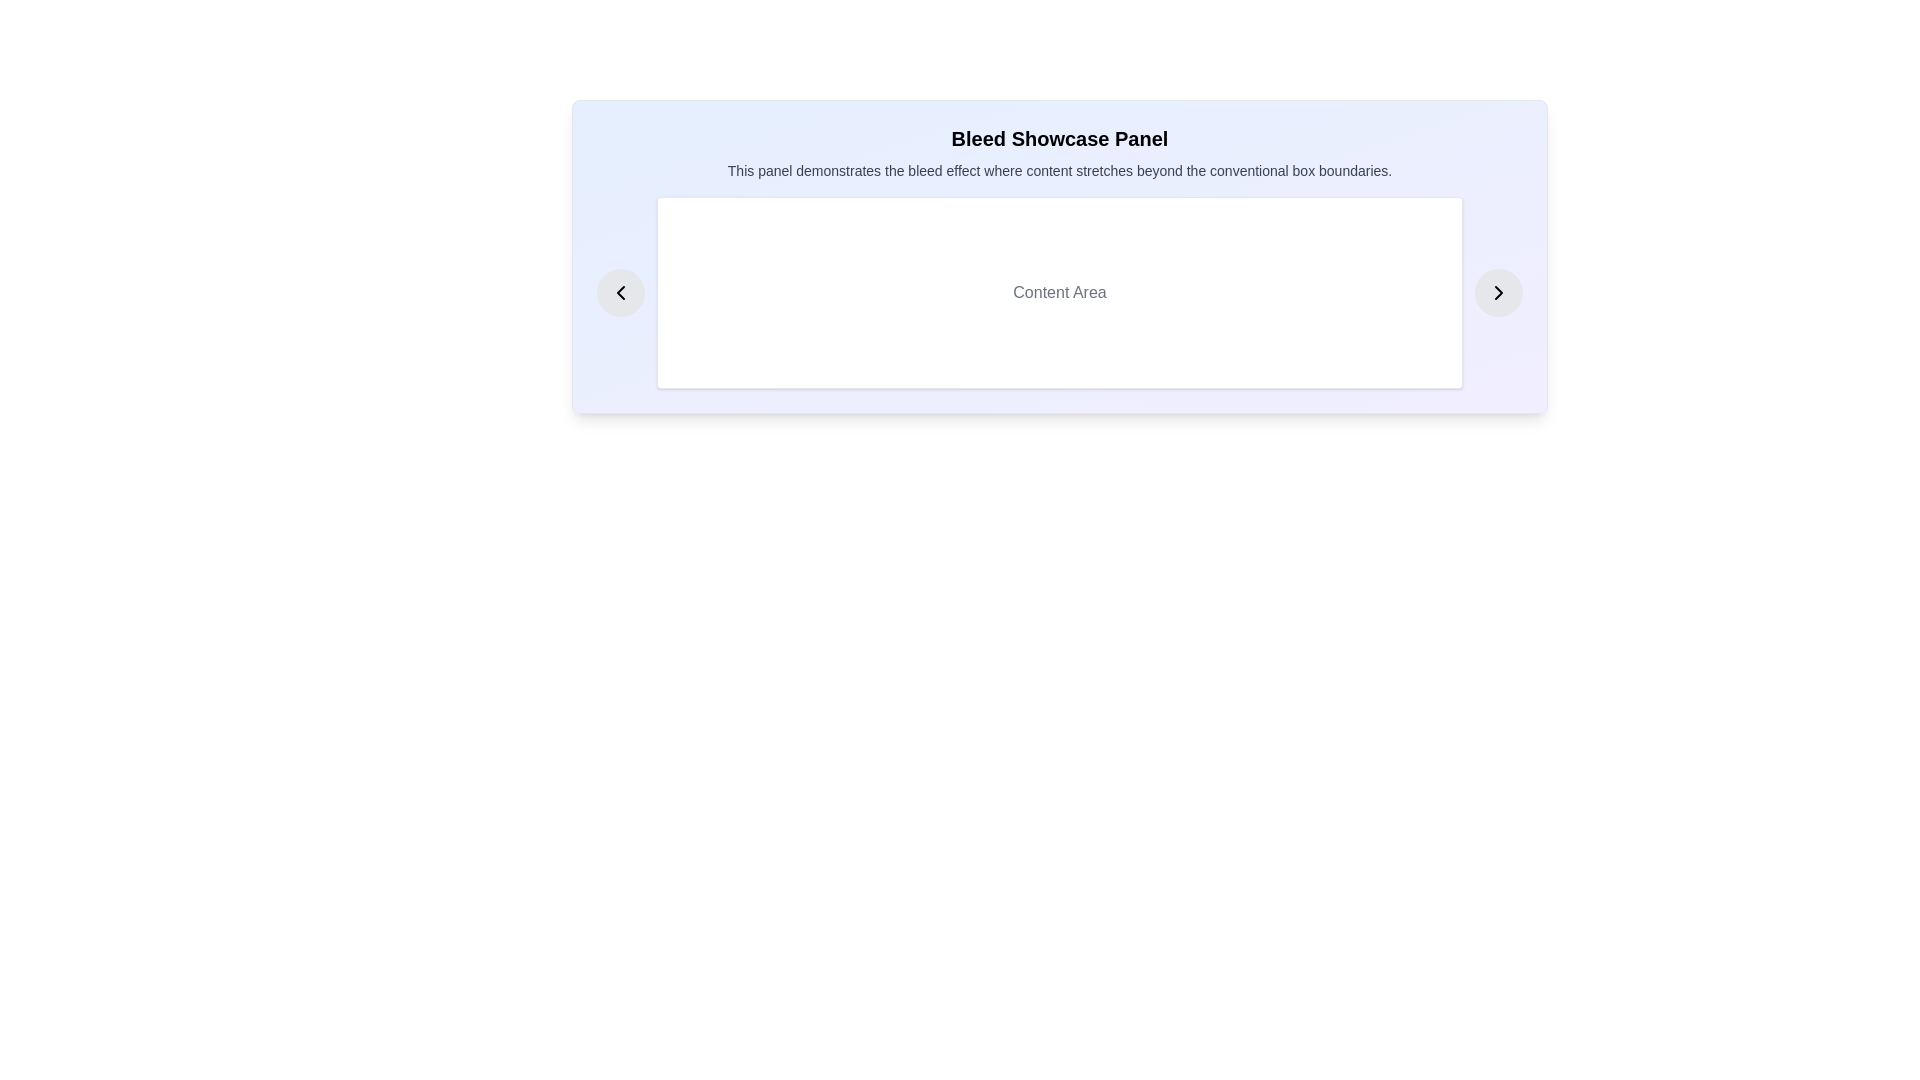 The image size is (1920, 1080). I want to click on the Text Block element that reads 'This panel demonstrates the bleed effect where content stretches beyond the conventional box boundaries.' It is styled in gray and located below the title 'Bleed Showcase Panel.', so click(1059, 169).